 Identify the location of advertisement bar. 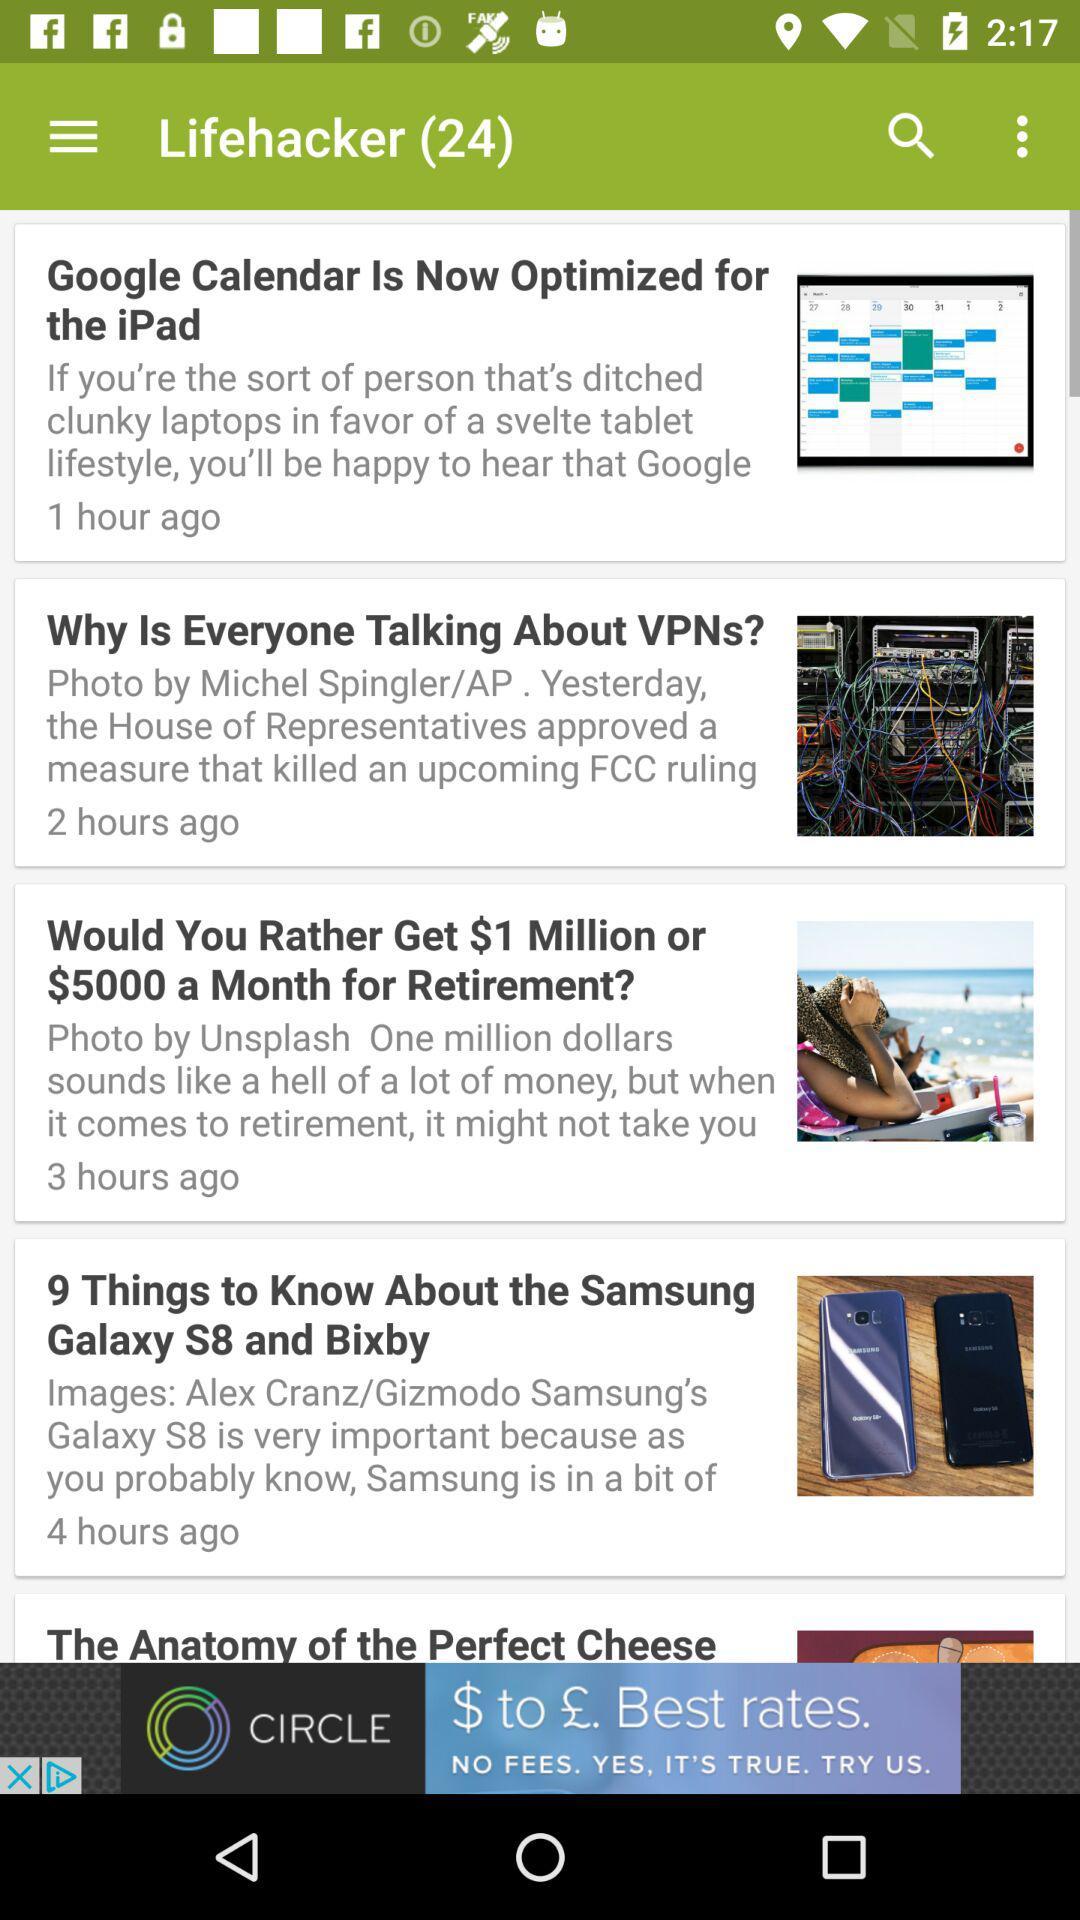
(540, 1727).